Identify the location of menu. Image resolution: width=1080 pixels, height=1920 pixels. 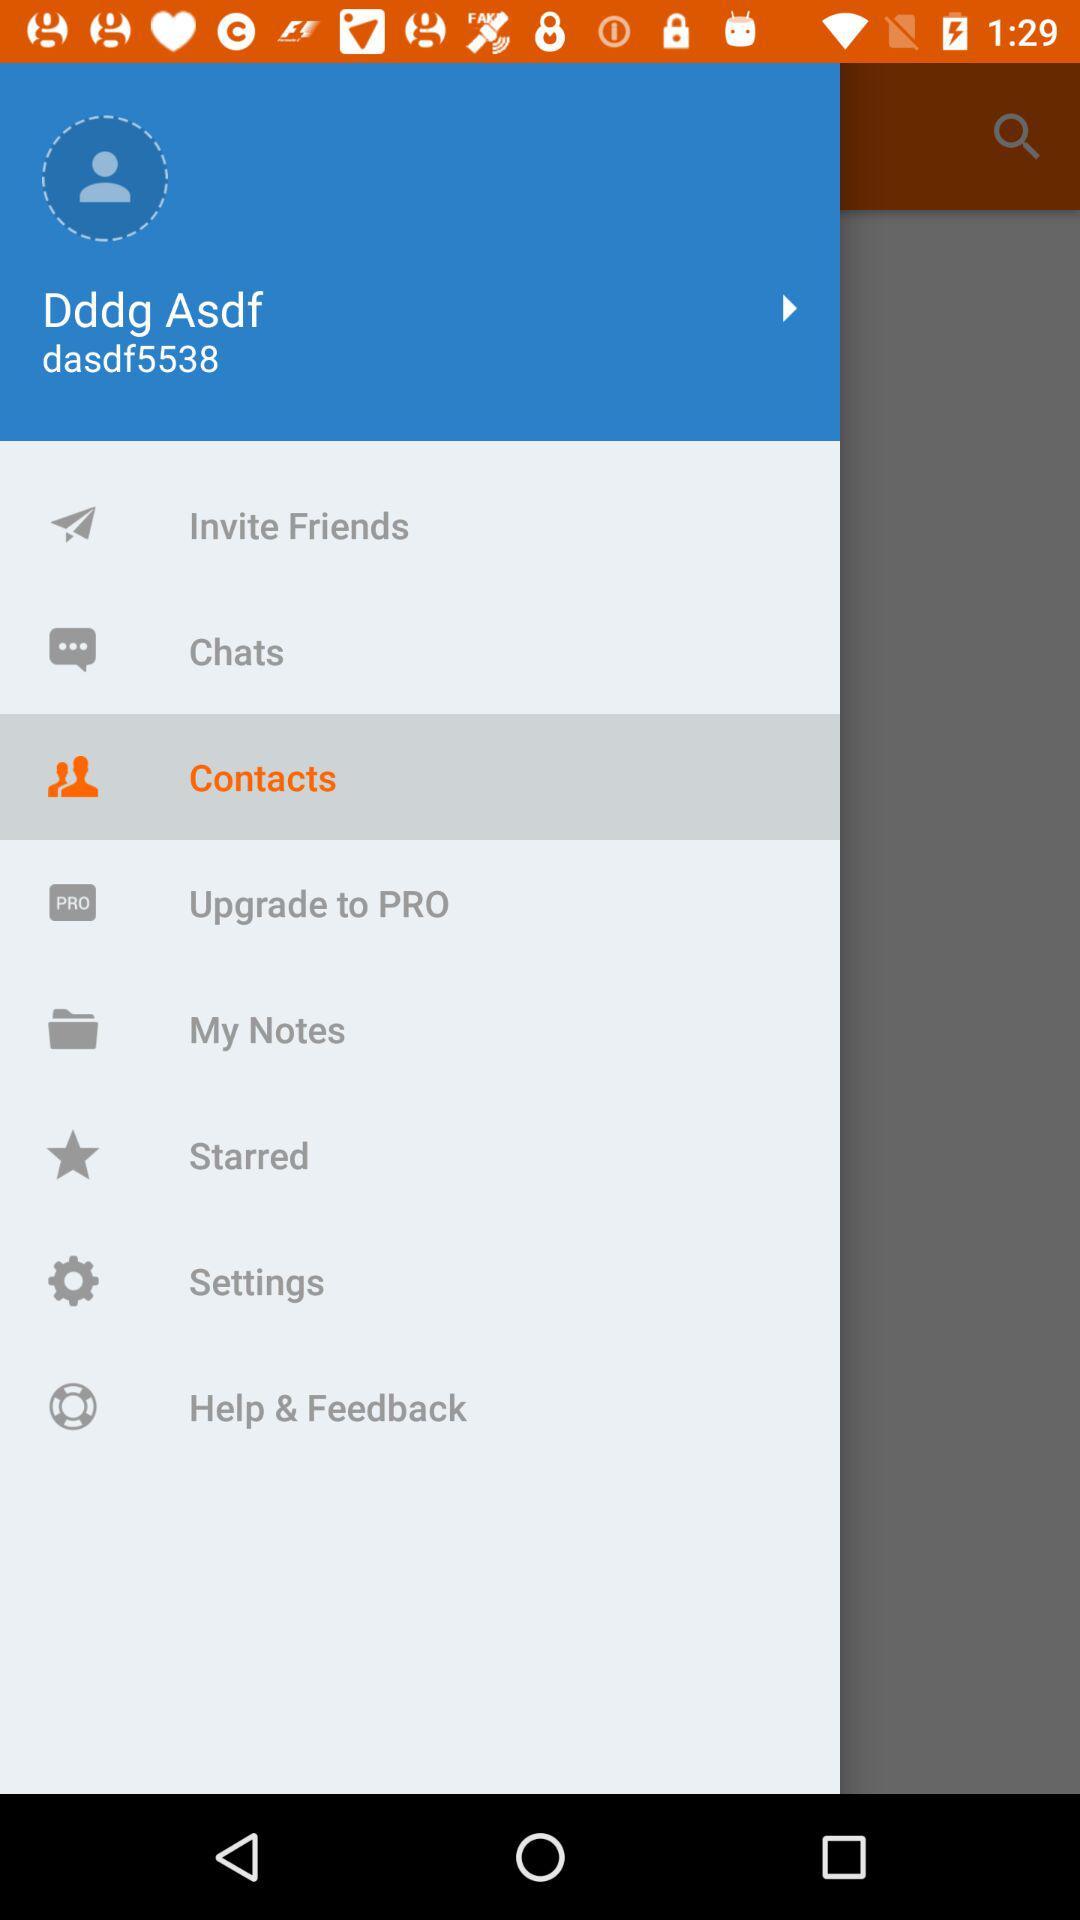
(540, 1002).